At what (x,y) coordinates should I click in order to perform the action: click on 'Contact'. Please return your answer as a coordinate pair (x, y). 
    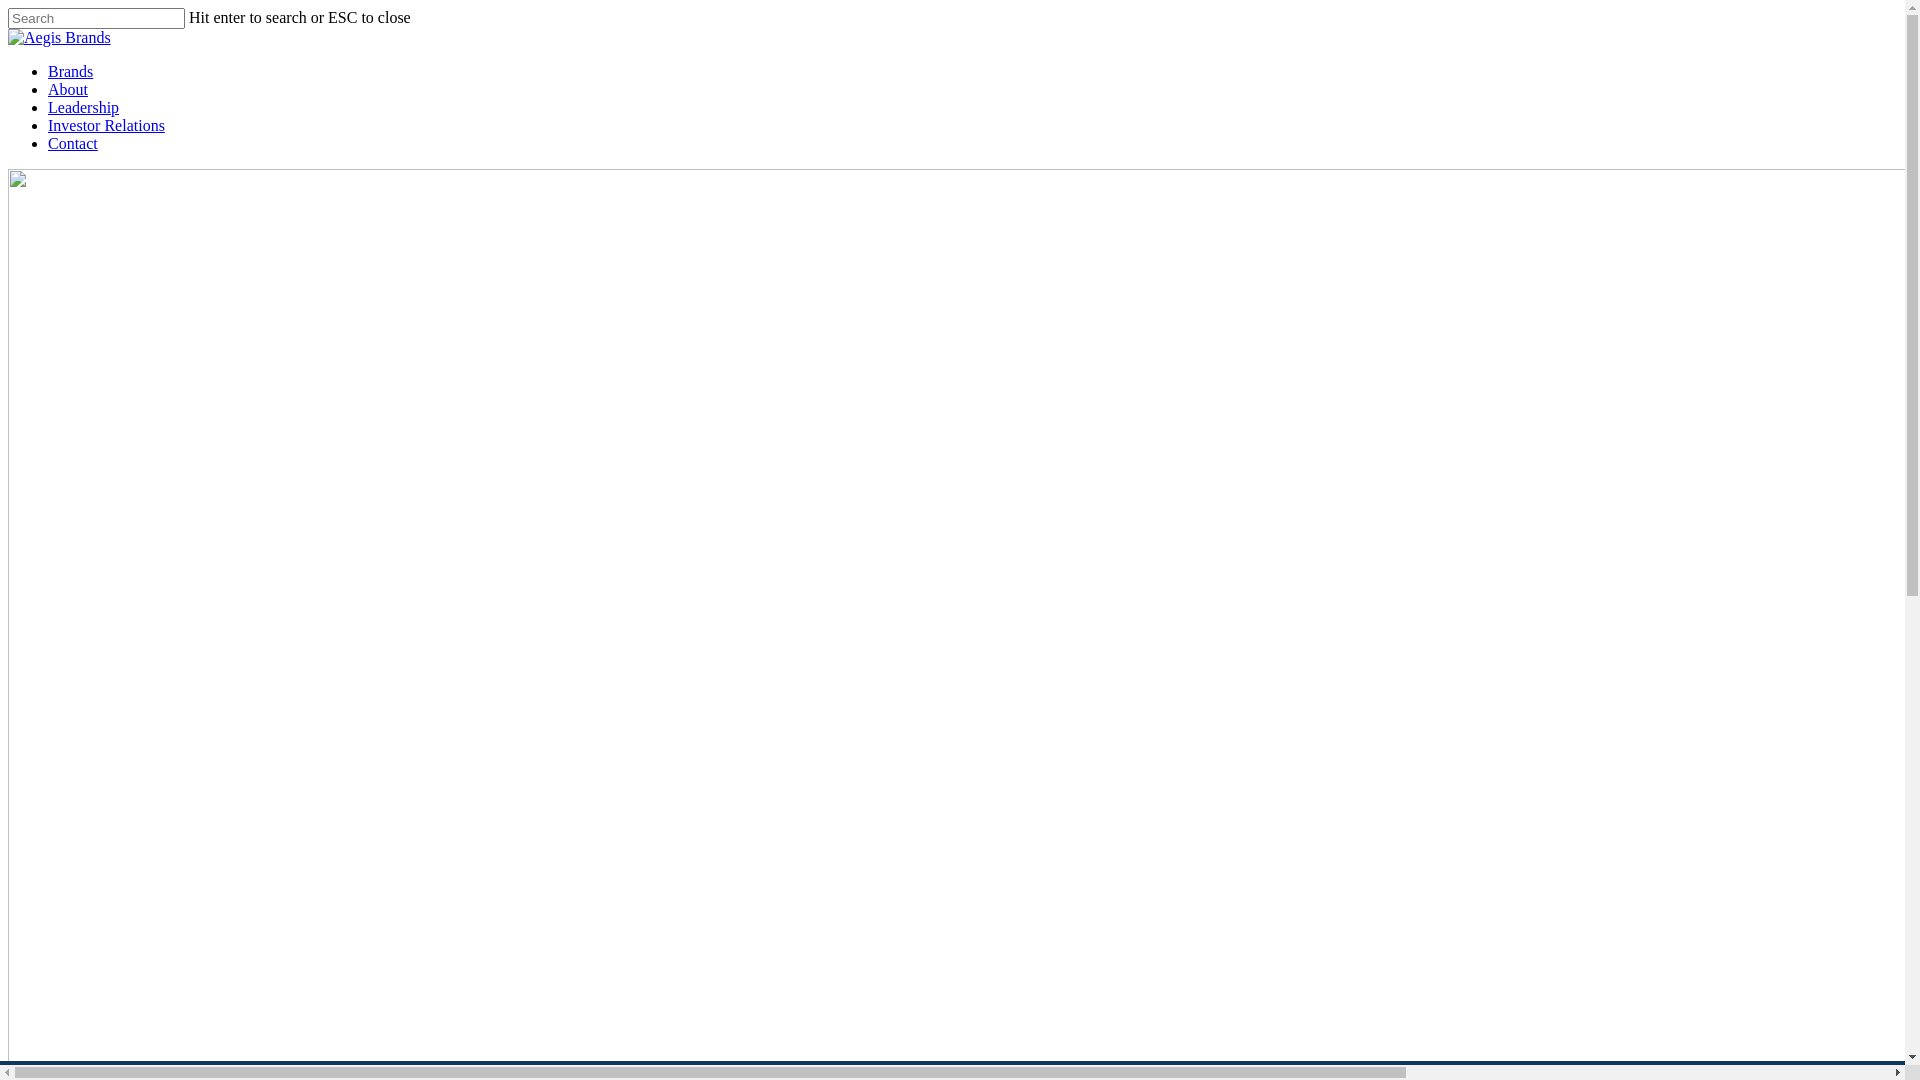
    Looking at the image, I should click on (72, 142).